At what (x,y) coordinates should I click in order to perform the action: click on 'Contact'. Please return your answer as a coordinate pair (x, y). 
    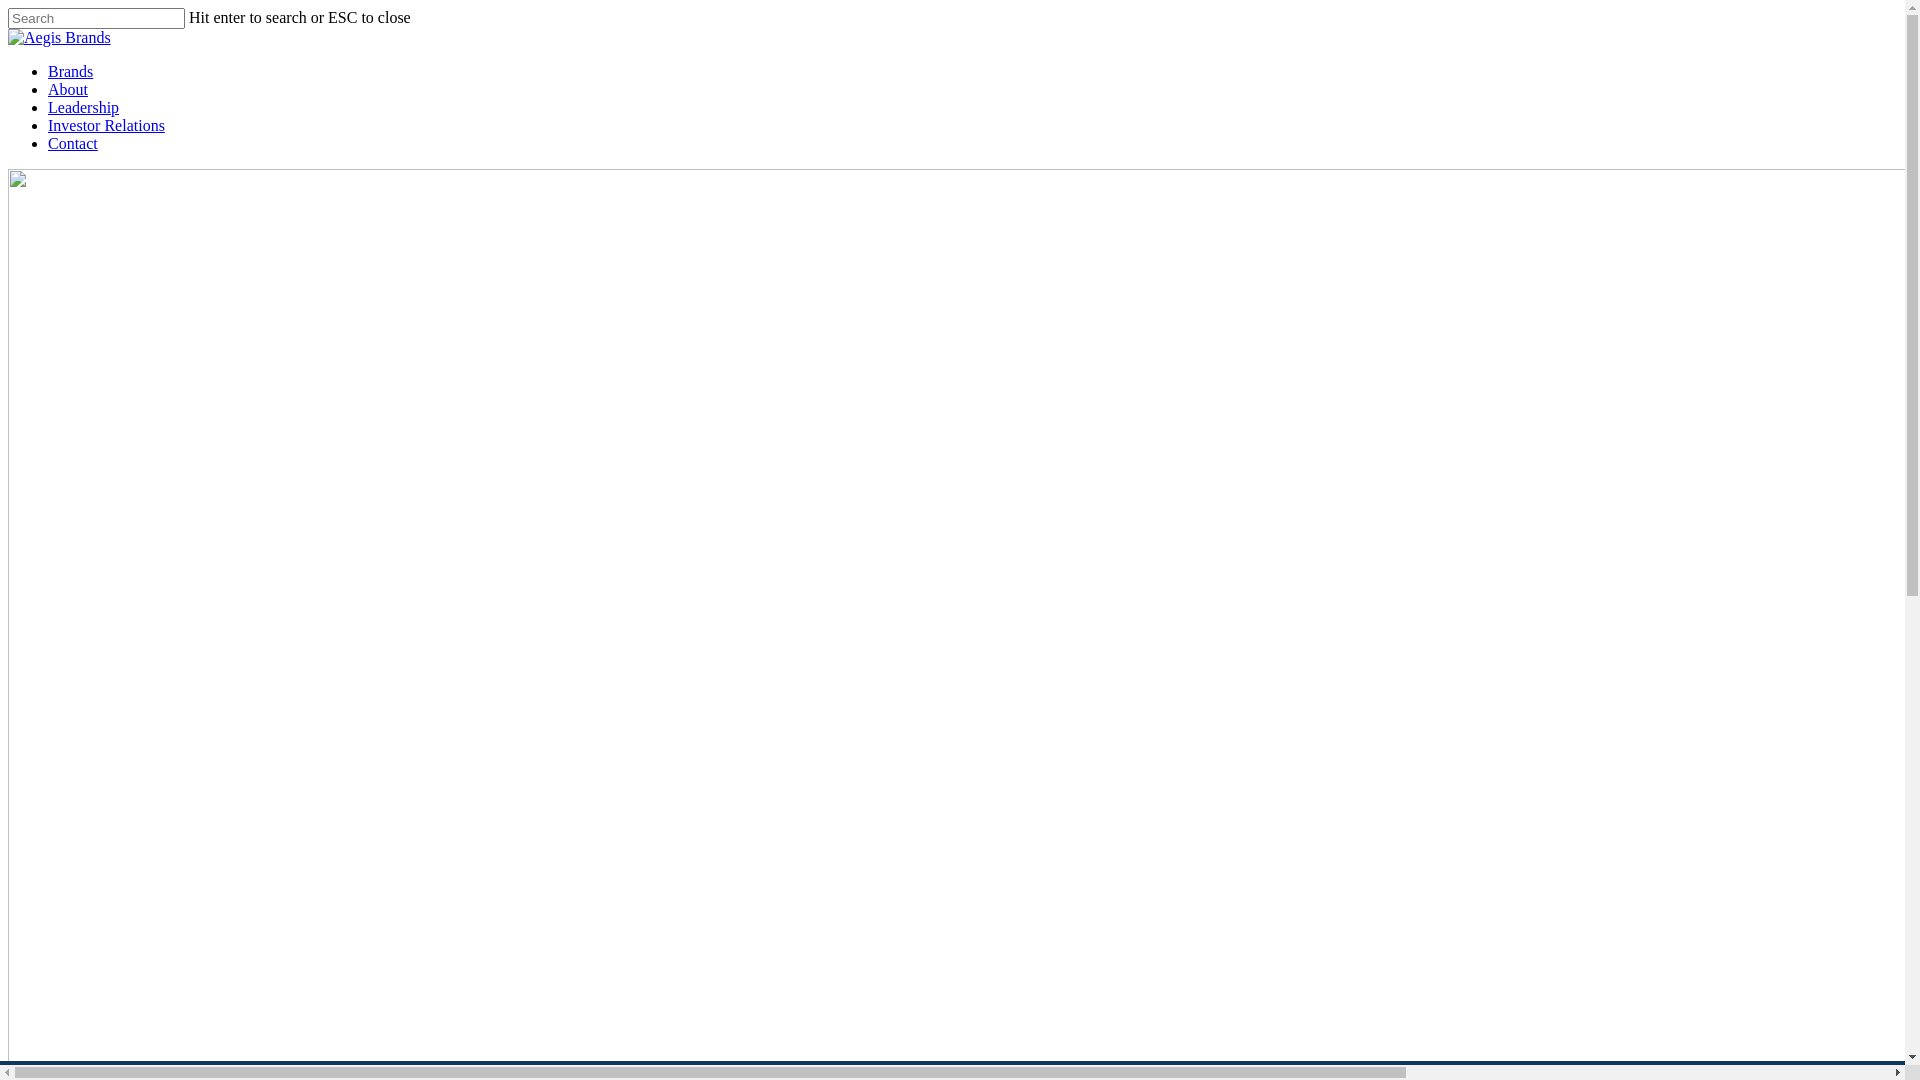
    Looking at the image, I should click on (72, 142).